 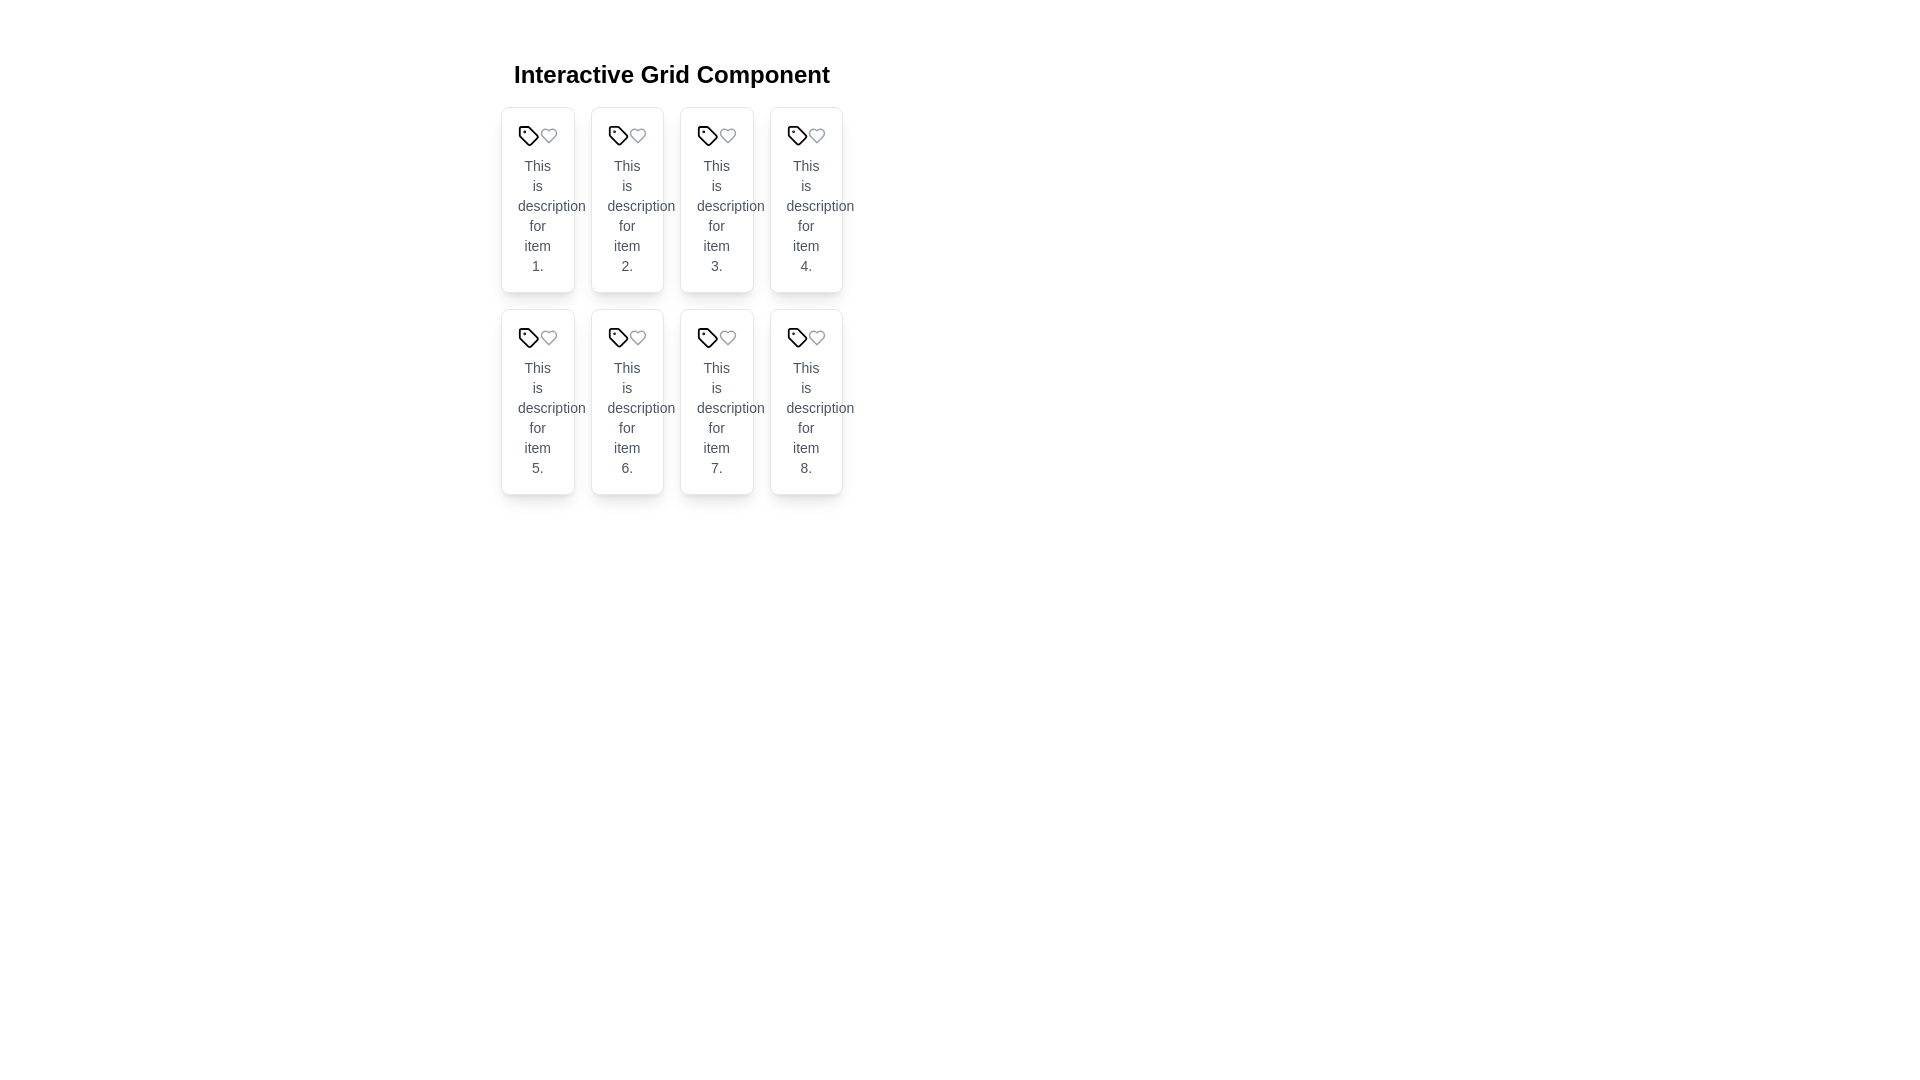 What do you see at coordinates (528, 135) in the screenshot?
I see `the tag-like icon located in the top left grid cell, which represents labels or categories` at bounding box center [528, 135].